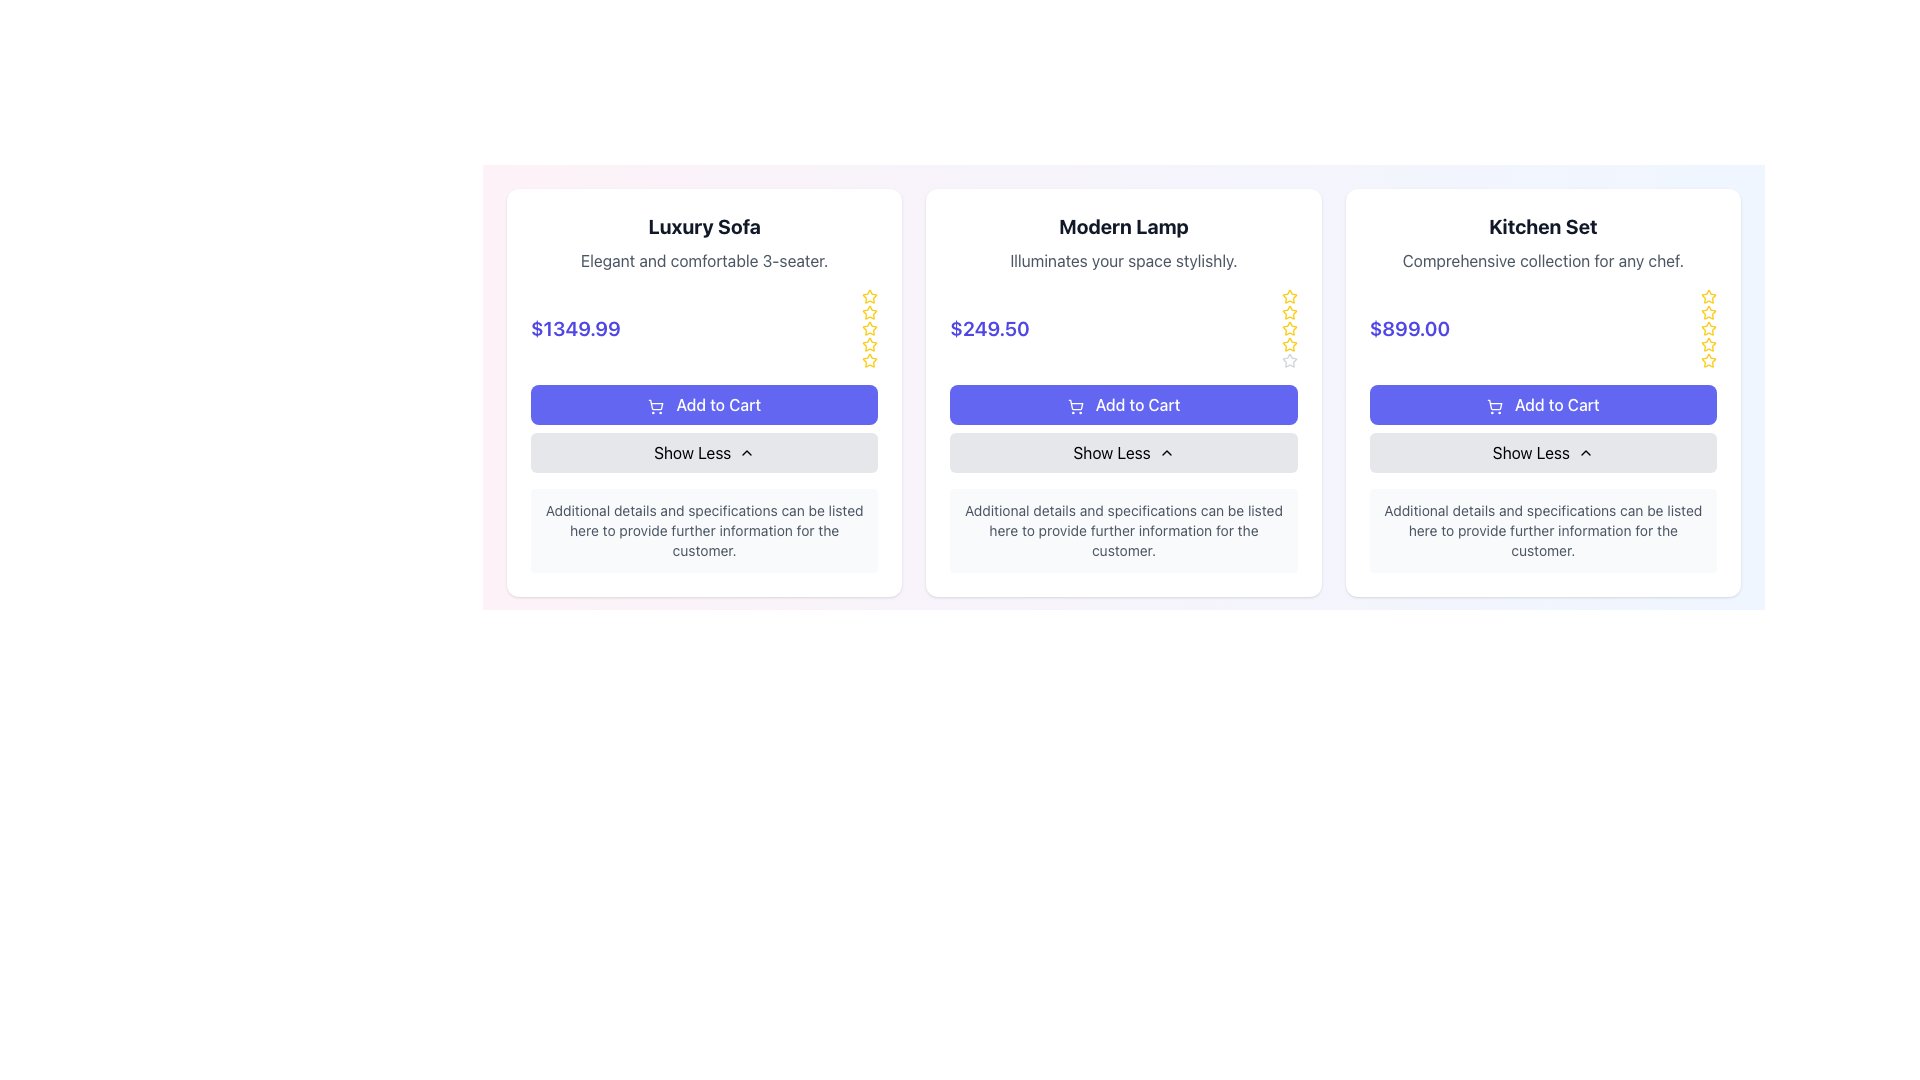 This screenshot has width=1920, height=1080. What do you see at coordinates (870, 297) in the screenshot?
I see `the first star icon representing the product rating for the 'Luxury Sofa', which is located to the right of the product's price` at bounding box center [870, 297].